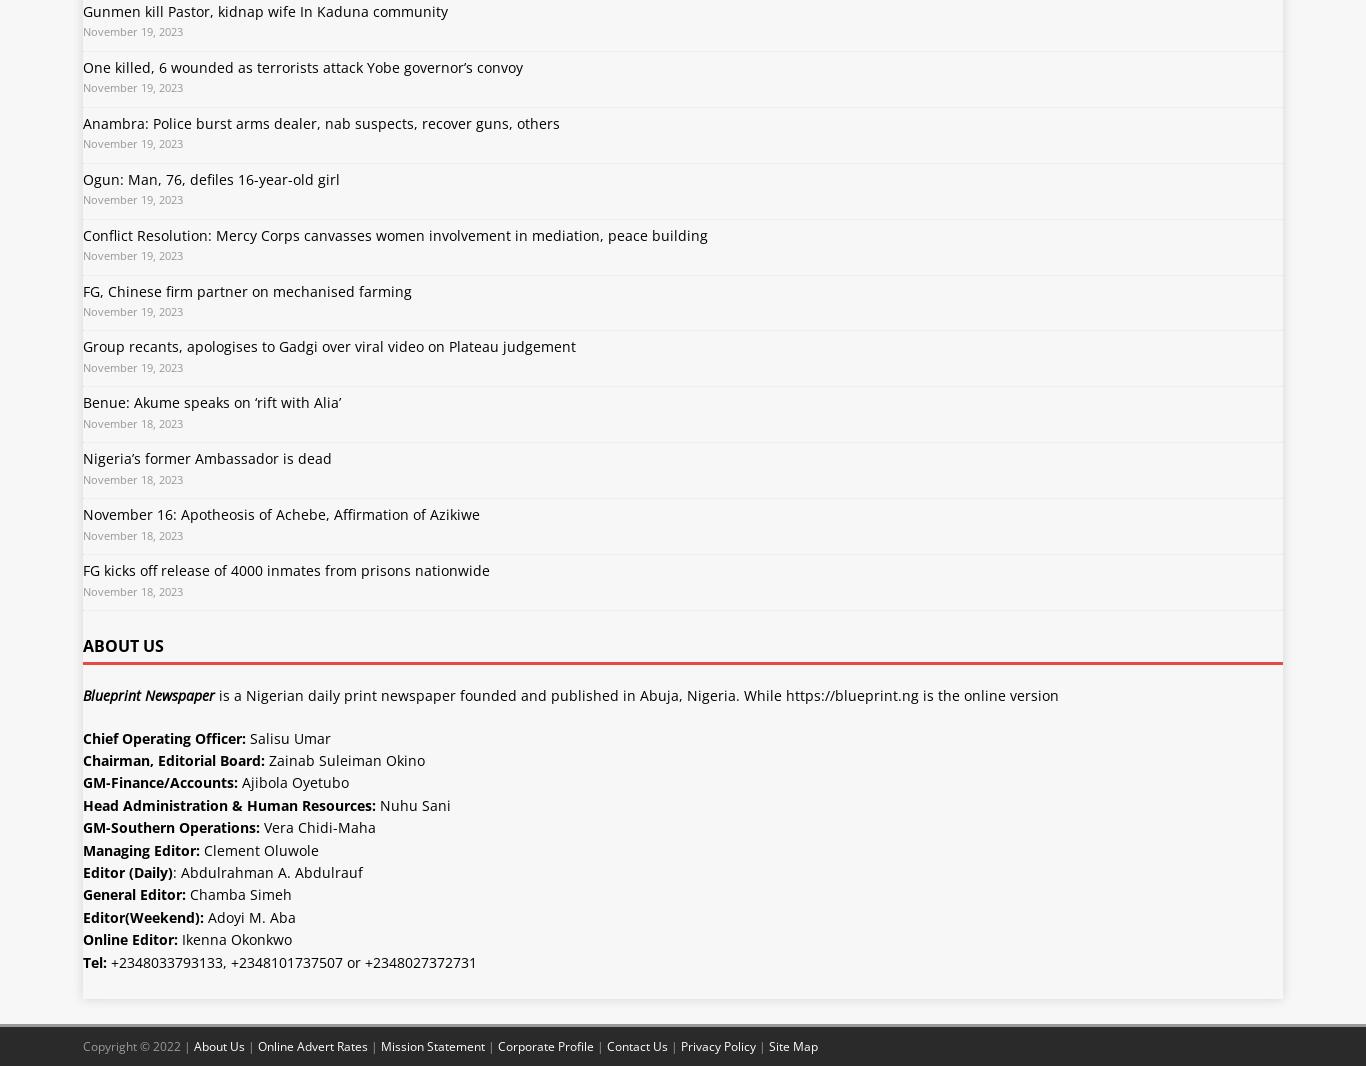 Image resolution: width=1366 pixels, height=1066 pixels. I want to click on 'Head Administration & Human Resources:', so click(83, 804).